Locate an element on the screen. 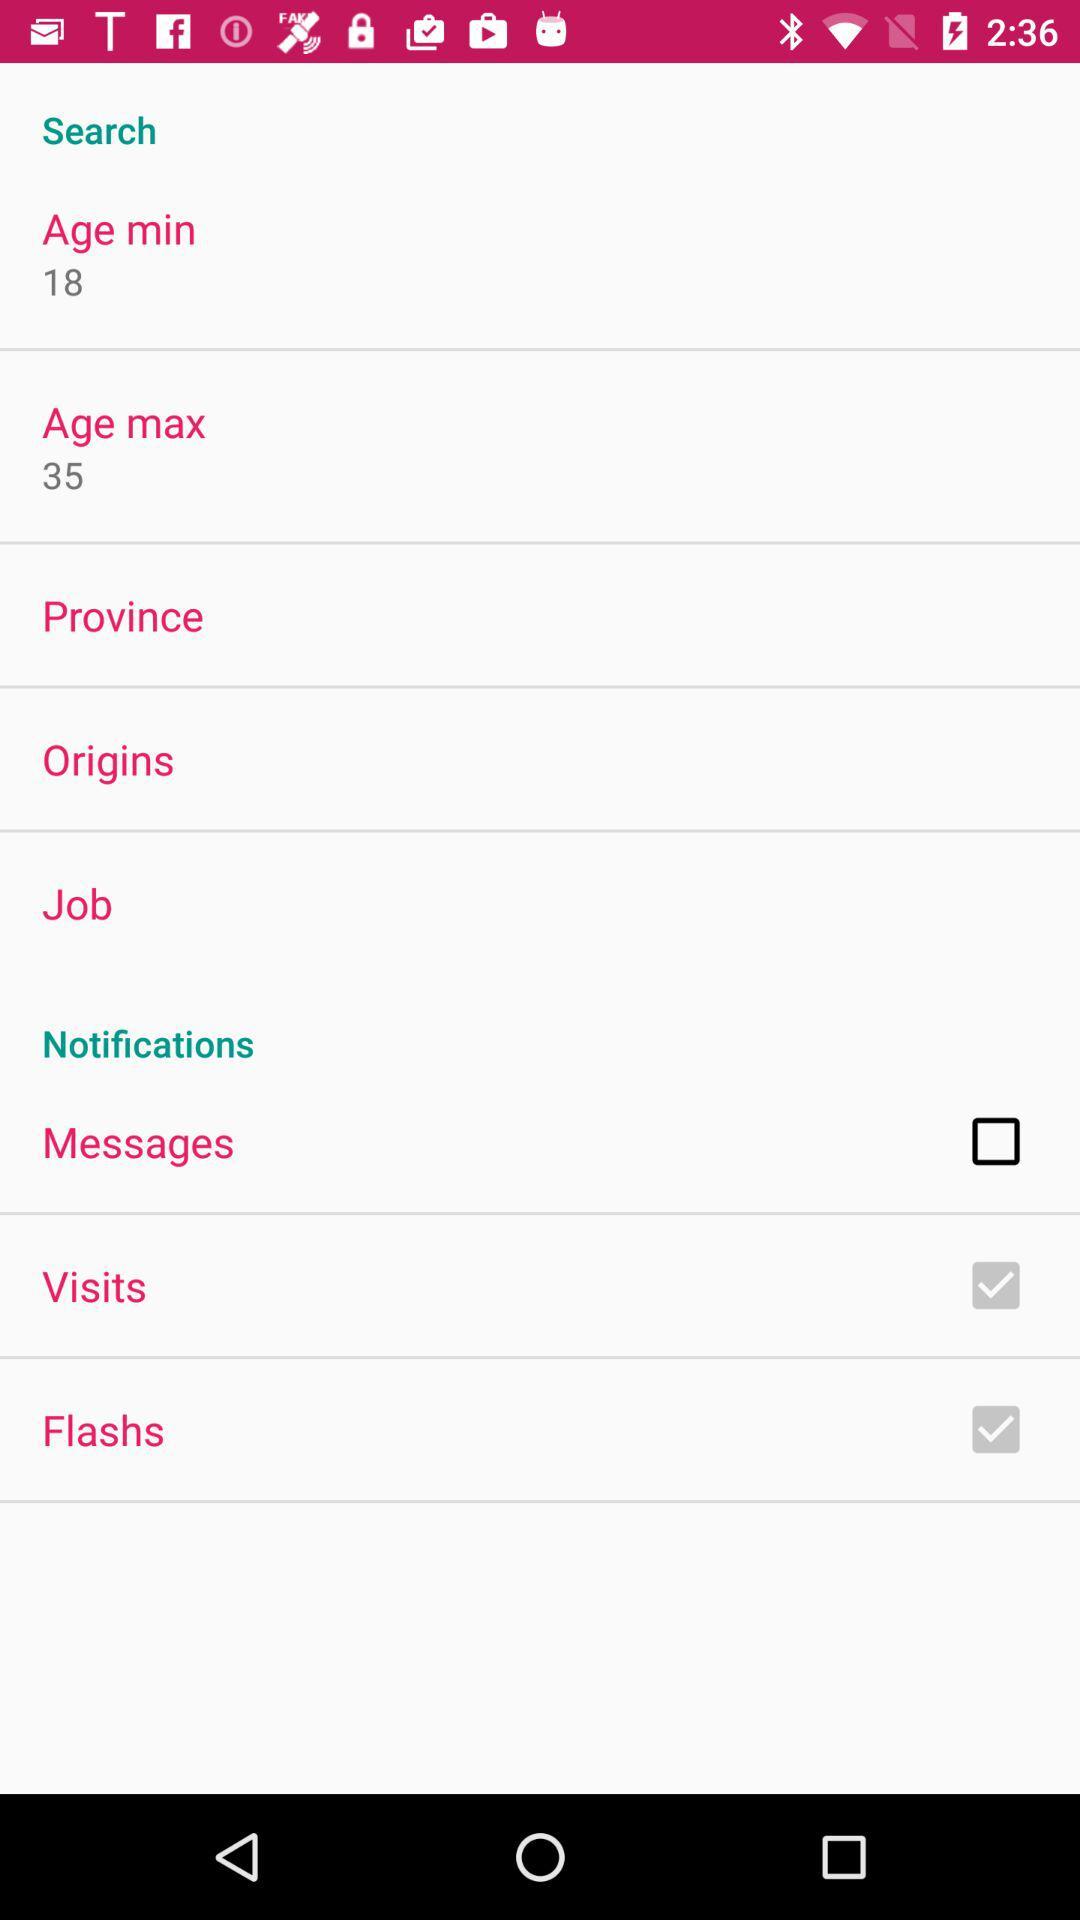 This screenshot has width=1080, height=1920. app below notifications app is located at coordinates (137, 1141).